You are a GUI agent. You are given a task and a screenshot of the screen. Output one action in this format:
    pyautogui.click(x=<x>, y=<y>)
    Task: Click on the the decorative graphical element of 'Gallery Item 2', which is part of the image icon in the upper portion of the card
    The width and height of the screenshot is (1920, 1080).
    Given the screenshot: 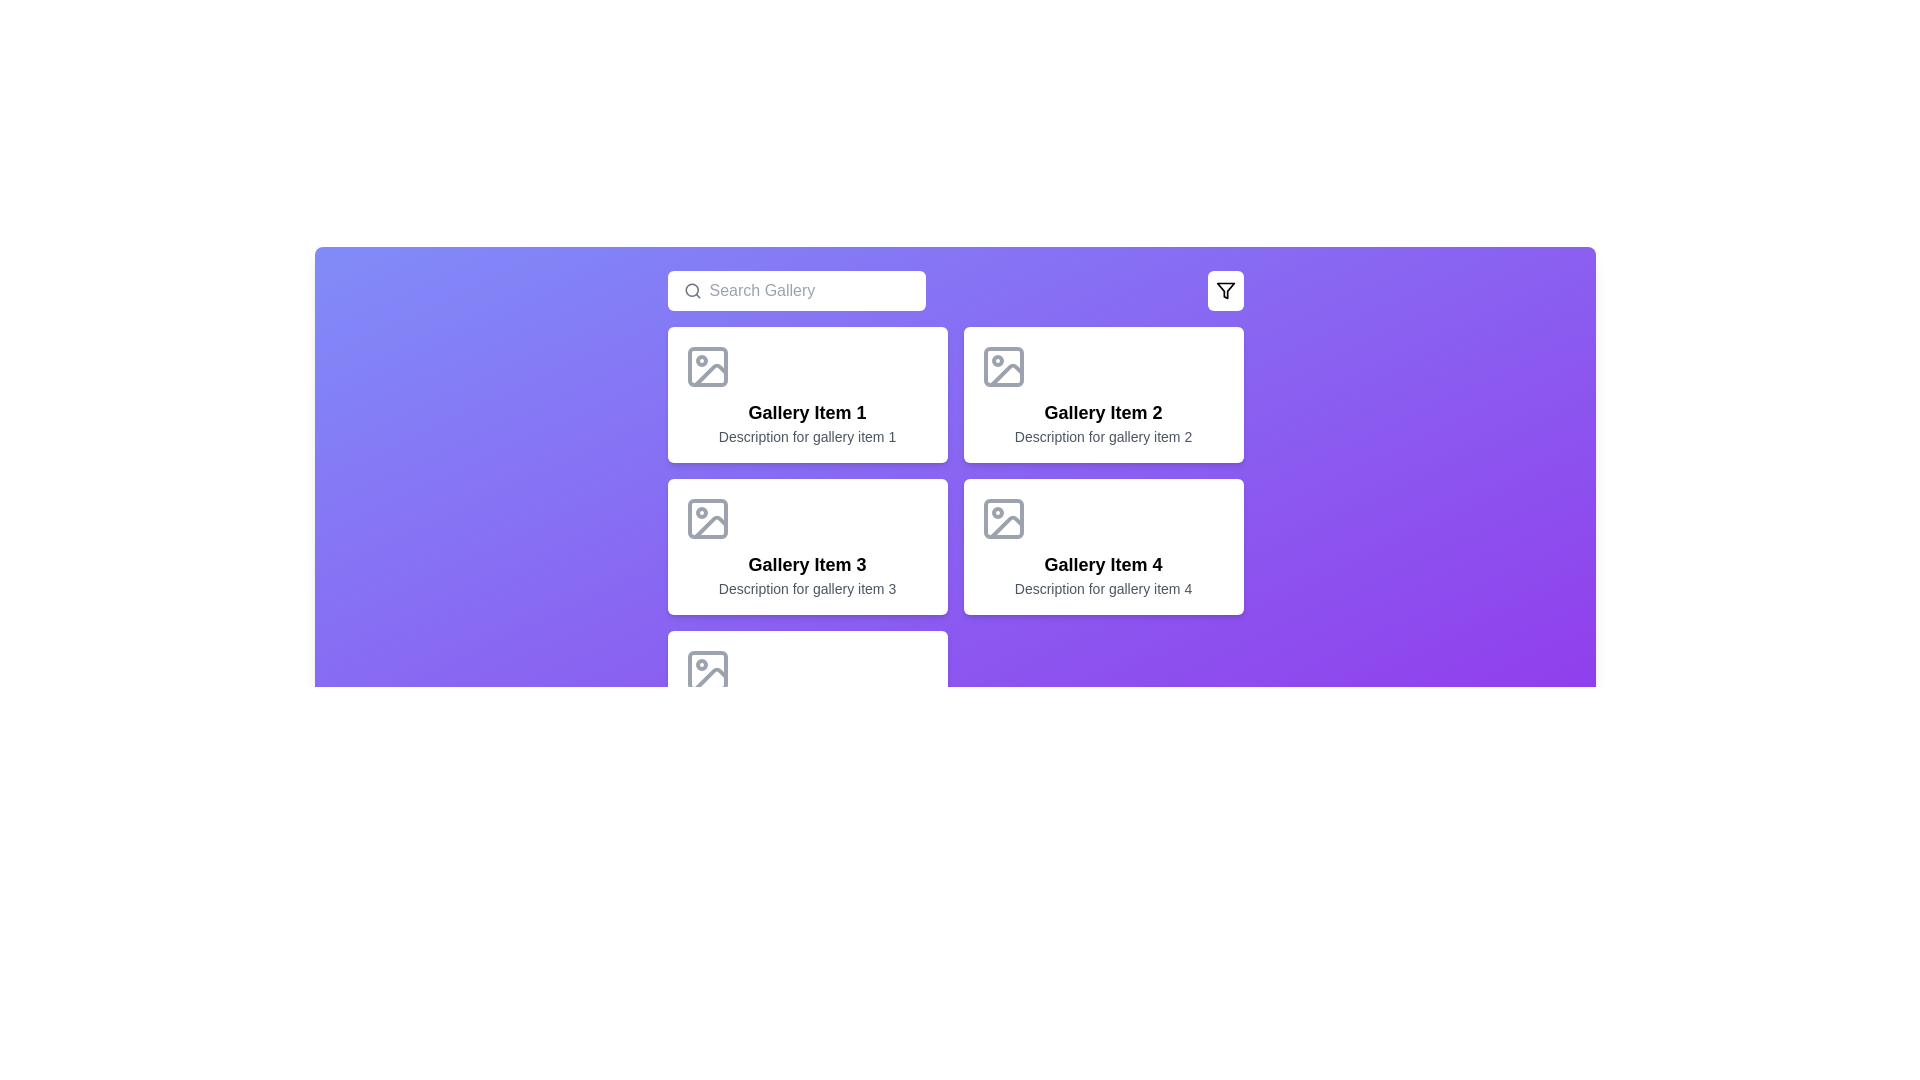 What is the action you would take?
    pyautogui.click(x=1003, y=366)
    